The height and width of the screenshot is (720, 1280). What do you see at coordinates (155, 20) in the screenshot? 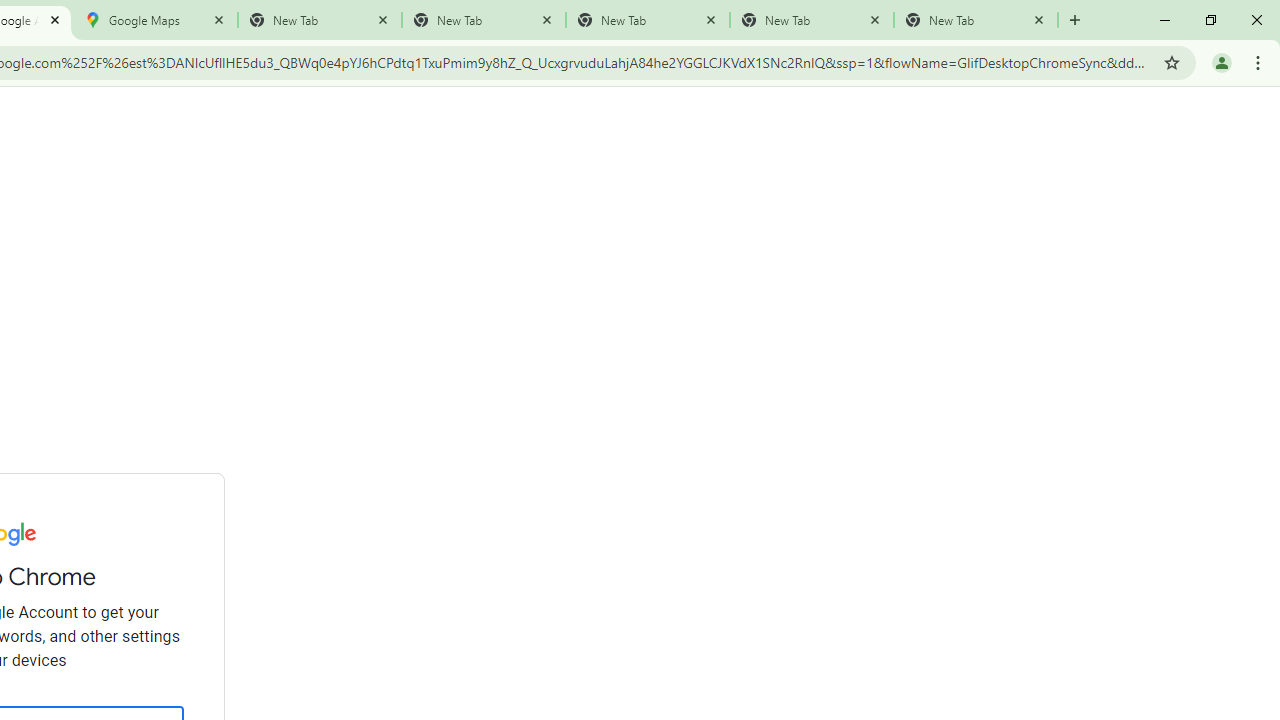
I see `'Google Maps'` at bounding box center [155, 20].